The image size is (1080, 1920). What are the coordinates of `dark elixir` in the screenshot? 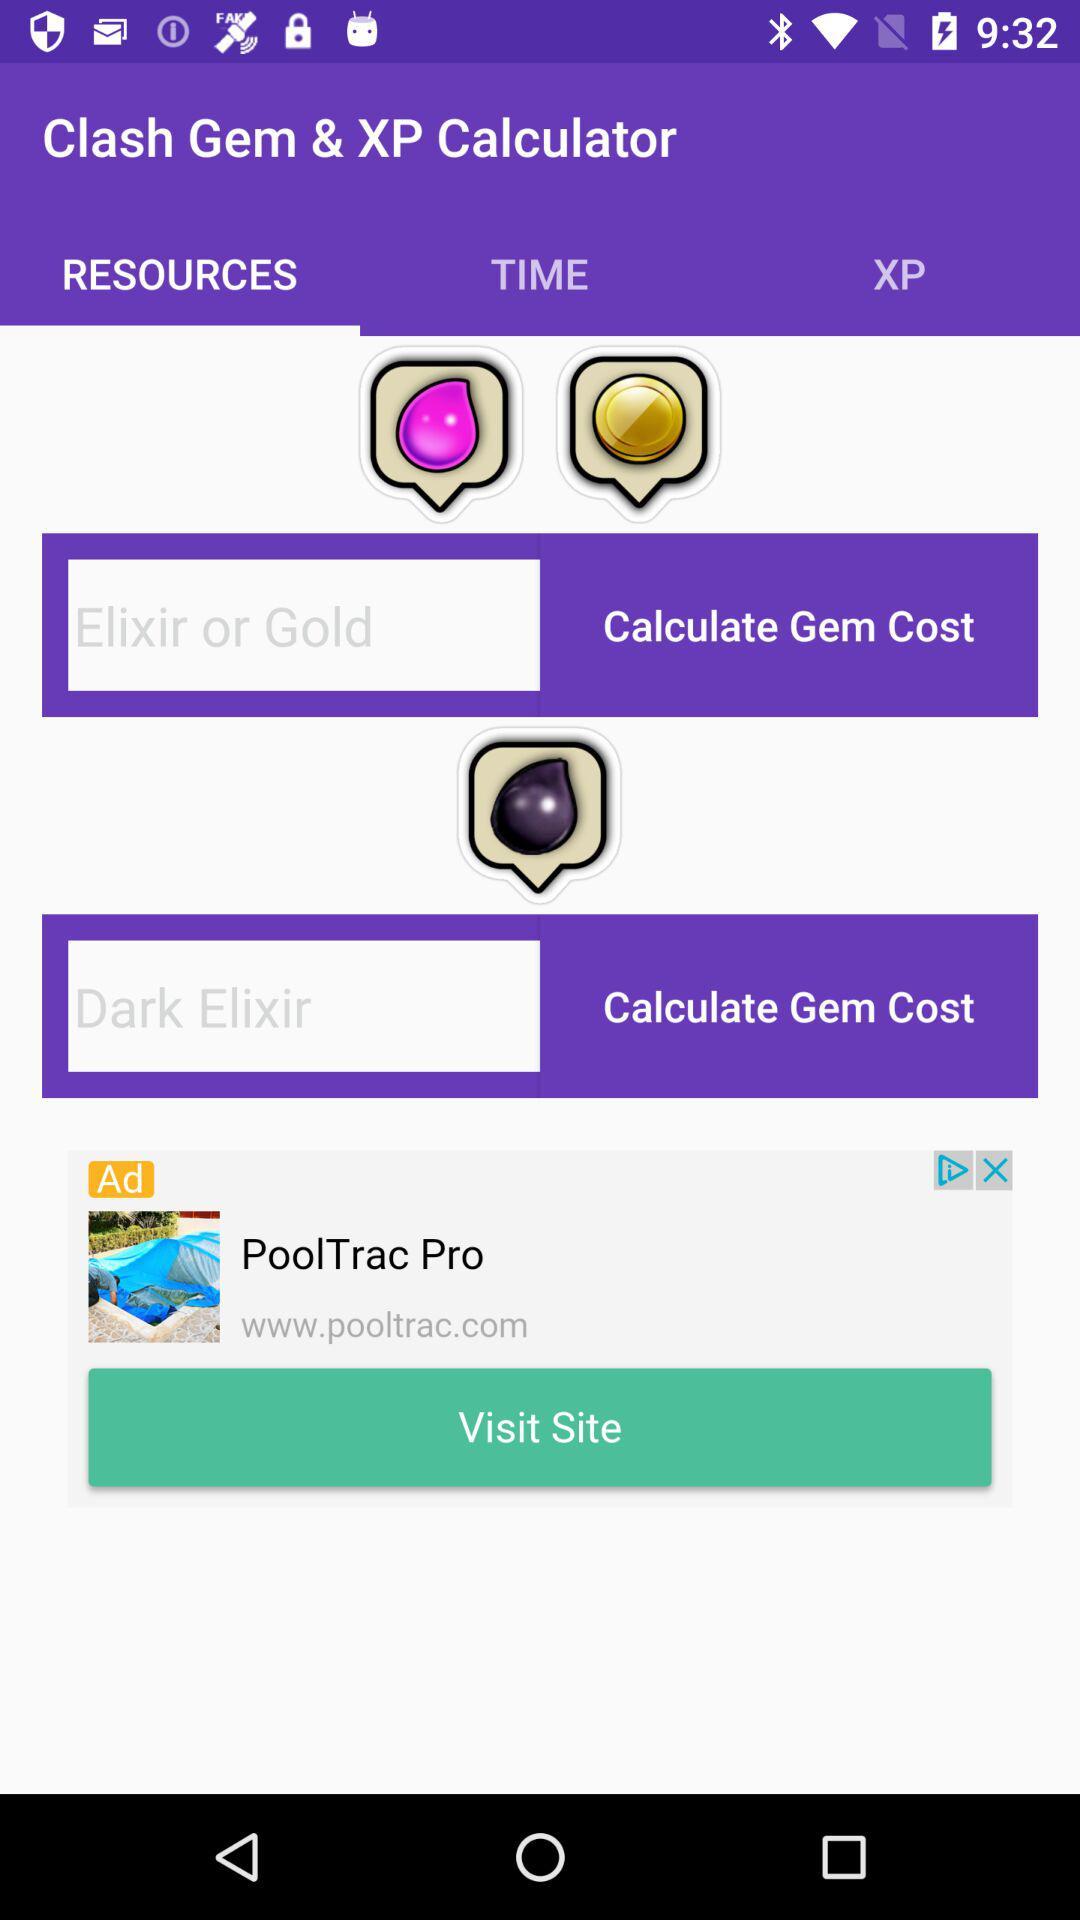 It's located at (304, 1006).